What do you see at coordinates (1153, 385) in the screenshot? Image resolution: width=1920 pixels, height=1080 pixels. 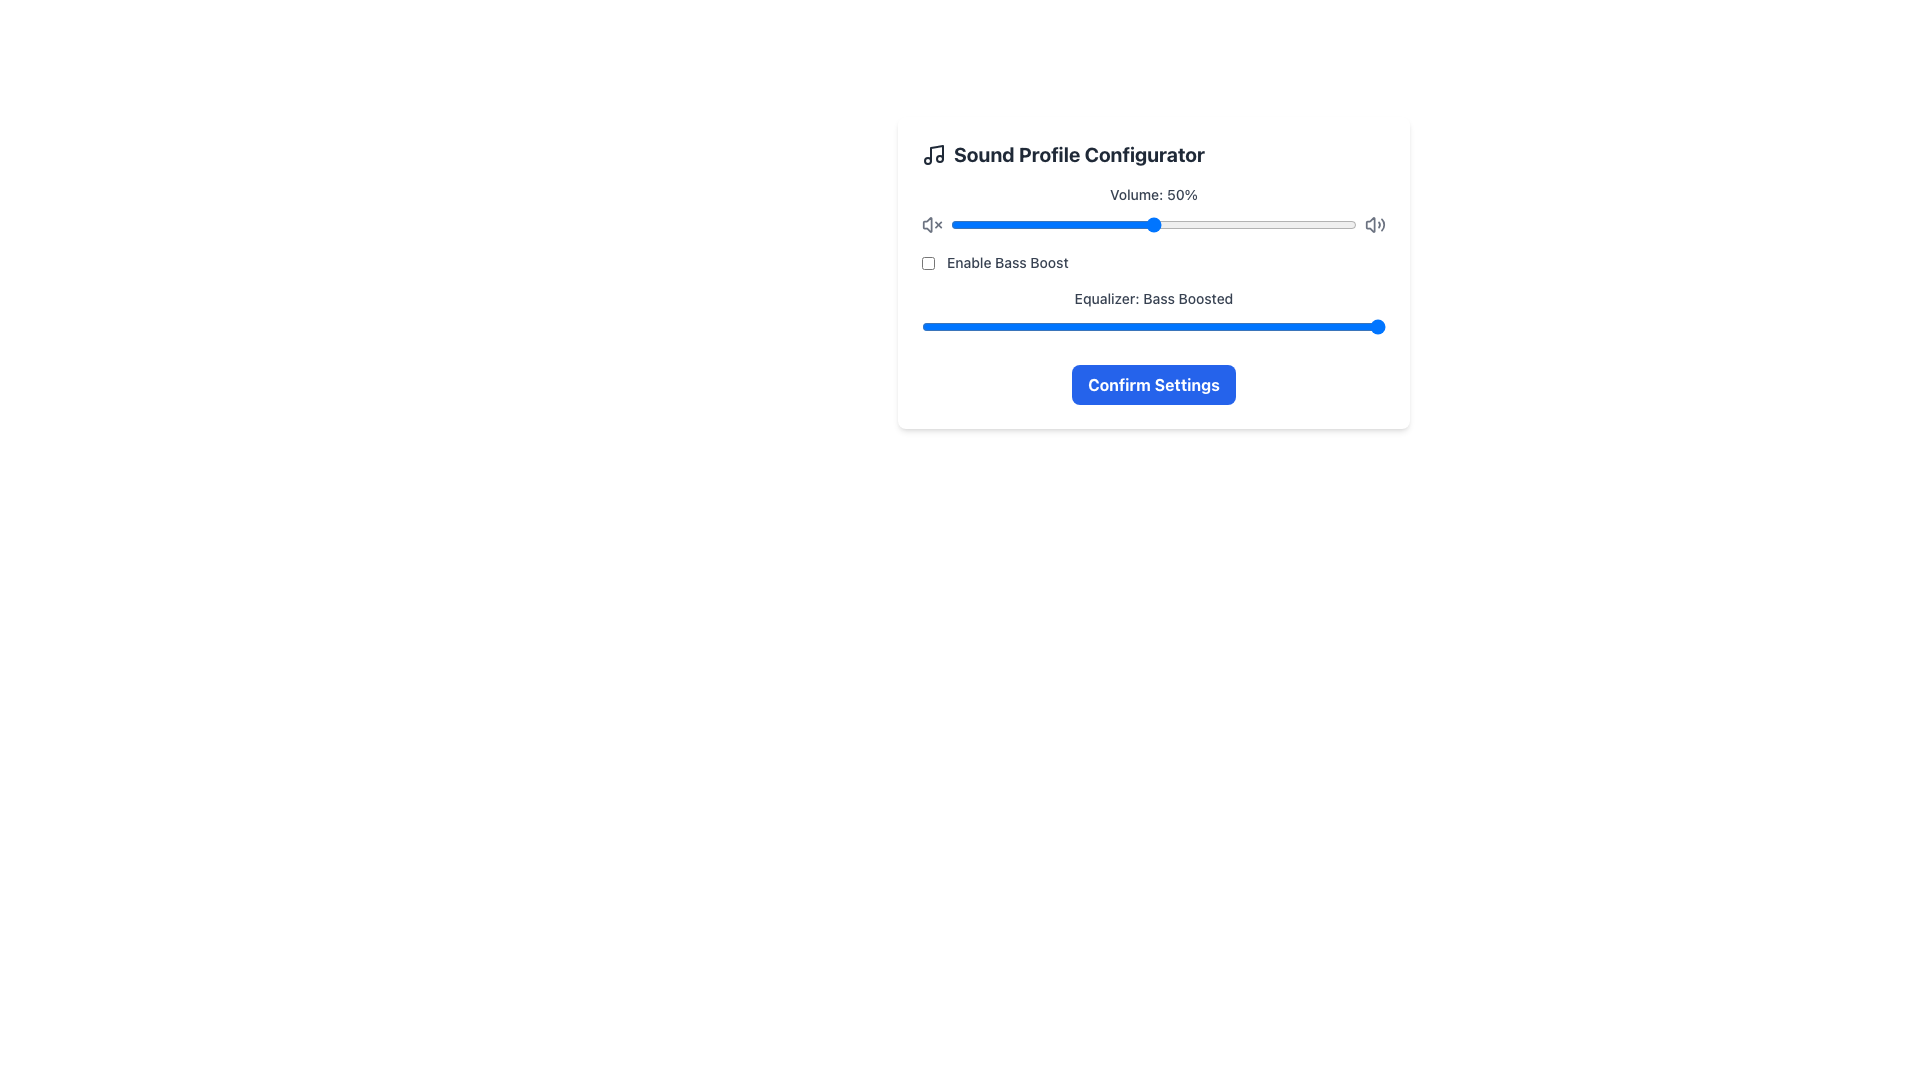 I see `the 'Confirm Settings' button with a blue background and bold white text located at the bottom of the 'Sound Profile Configurator' card to confirm the settings` at bounding box center [1153, 385].